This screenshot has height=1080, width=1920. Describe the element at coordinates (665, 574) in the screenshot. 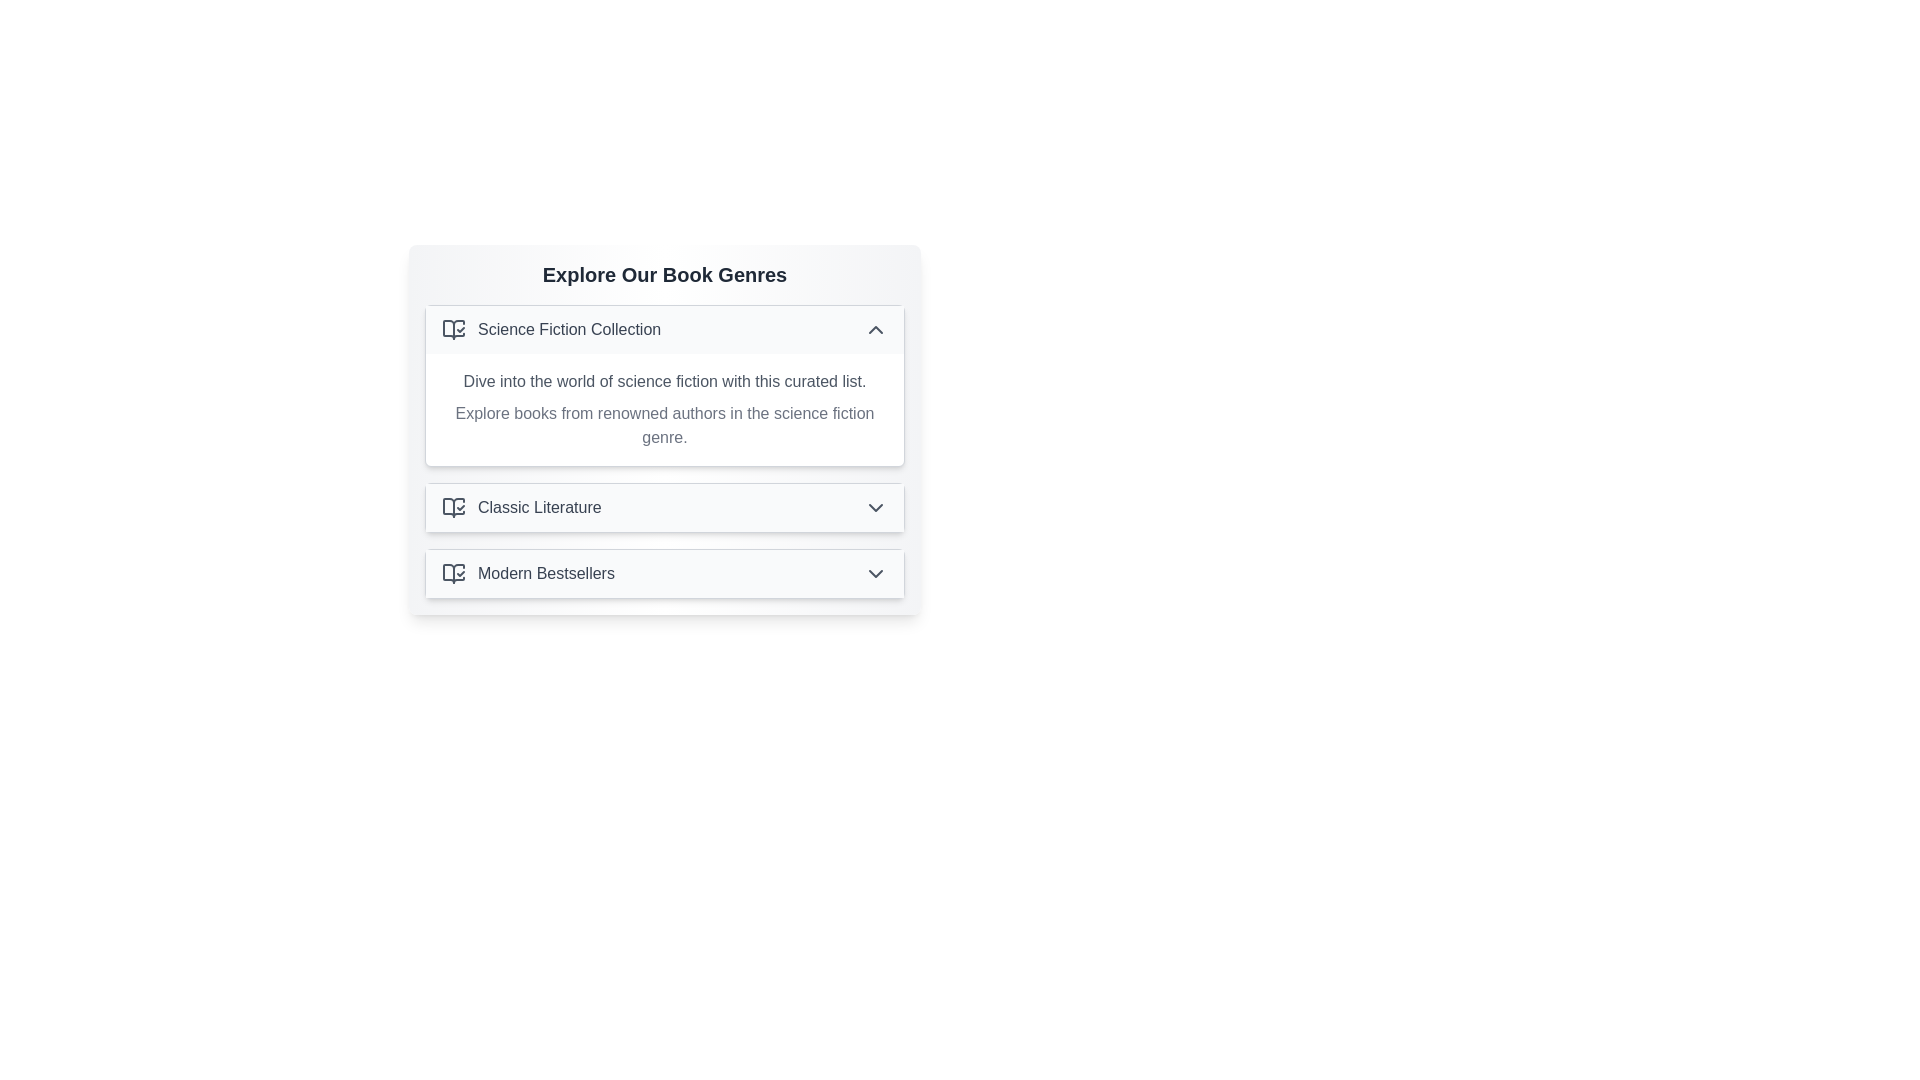

I see `the last item in the vertical list, the CollapsibleHeader labeled 'Modern Bestsellers', to trigger hover effects` at that location.